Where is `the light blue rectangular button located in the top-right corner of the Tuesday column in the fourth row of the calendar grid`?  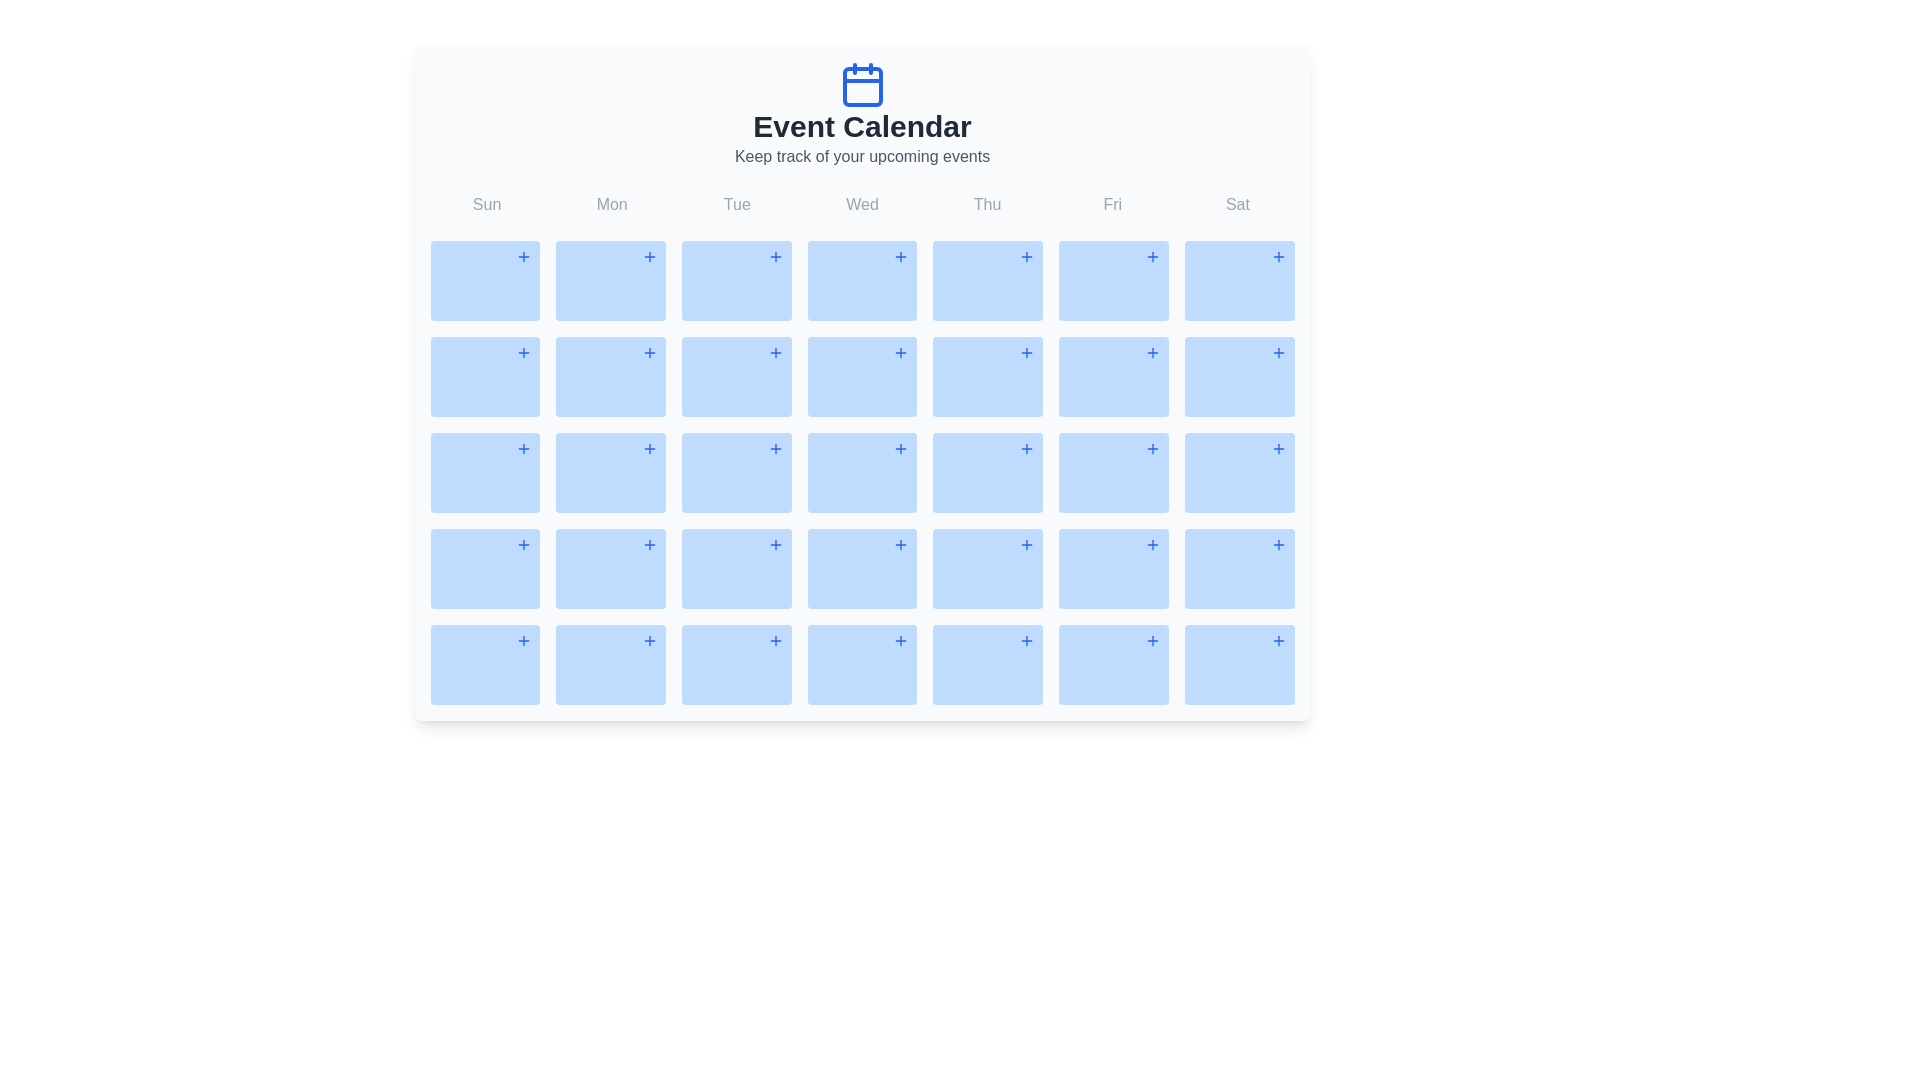
the light blue rectangular button located in the top-right corner of the Tuesday column in the fourth row of the calendar grid is located at coordinates (774, 447).